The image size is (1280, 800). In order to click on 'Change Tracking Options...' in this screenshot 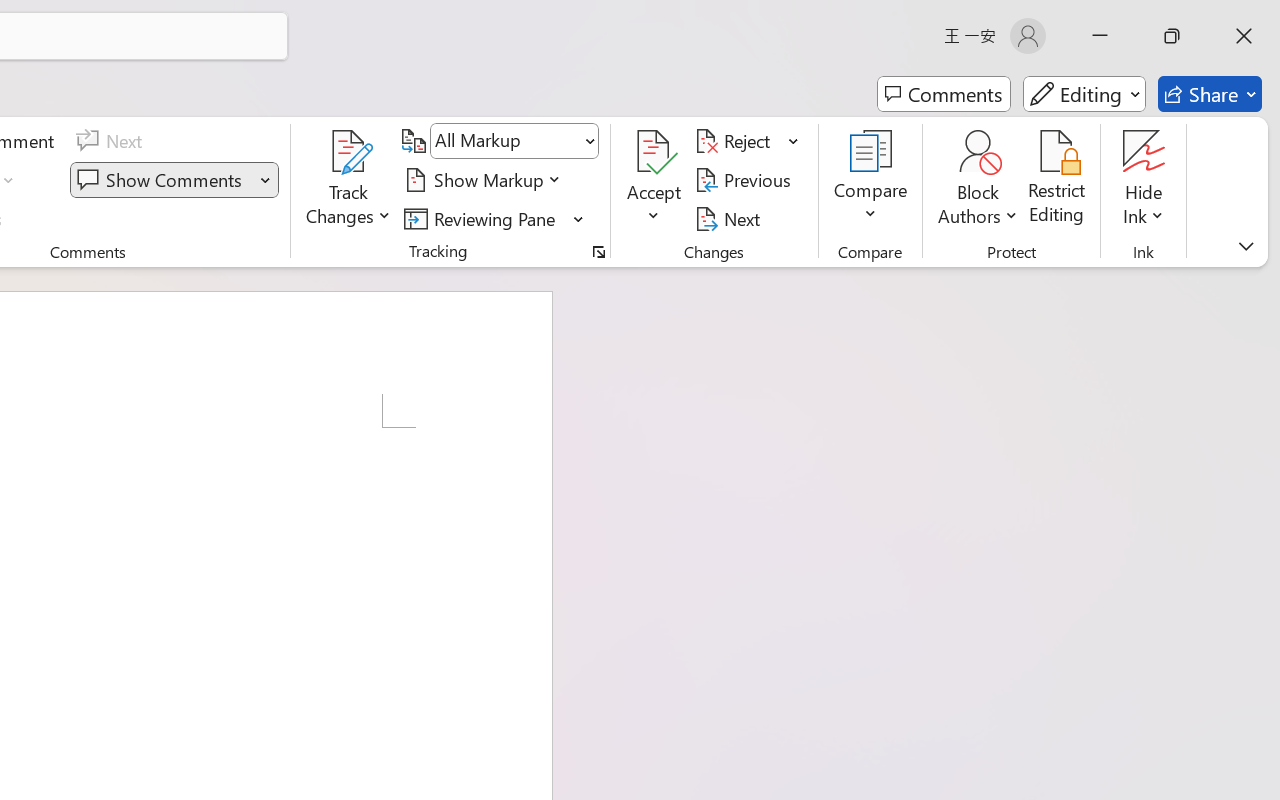, I will do `click(598, 251)`.